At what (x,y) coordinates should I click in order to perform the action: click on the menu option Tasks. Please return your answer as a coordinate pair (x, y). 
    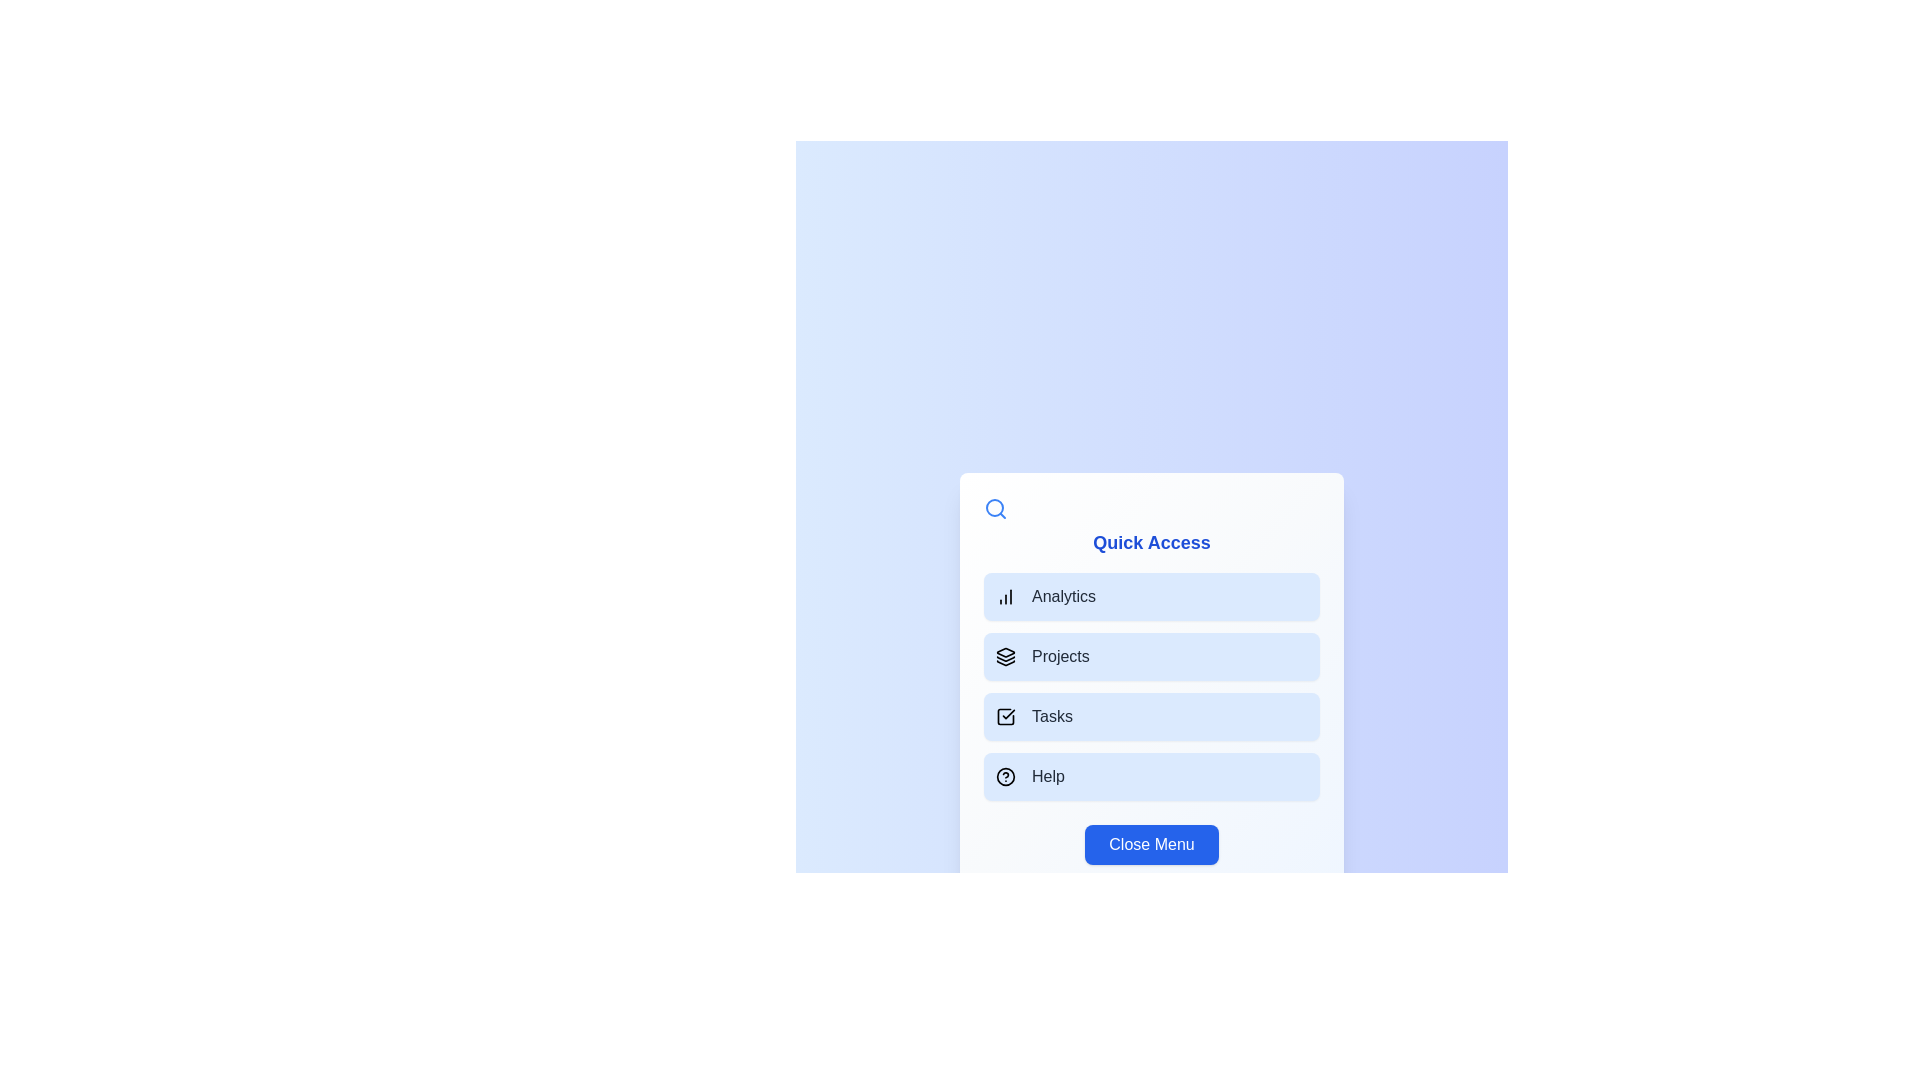
    Looking at the image, I should click on (1152, 716).